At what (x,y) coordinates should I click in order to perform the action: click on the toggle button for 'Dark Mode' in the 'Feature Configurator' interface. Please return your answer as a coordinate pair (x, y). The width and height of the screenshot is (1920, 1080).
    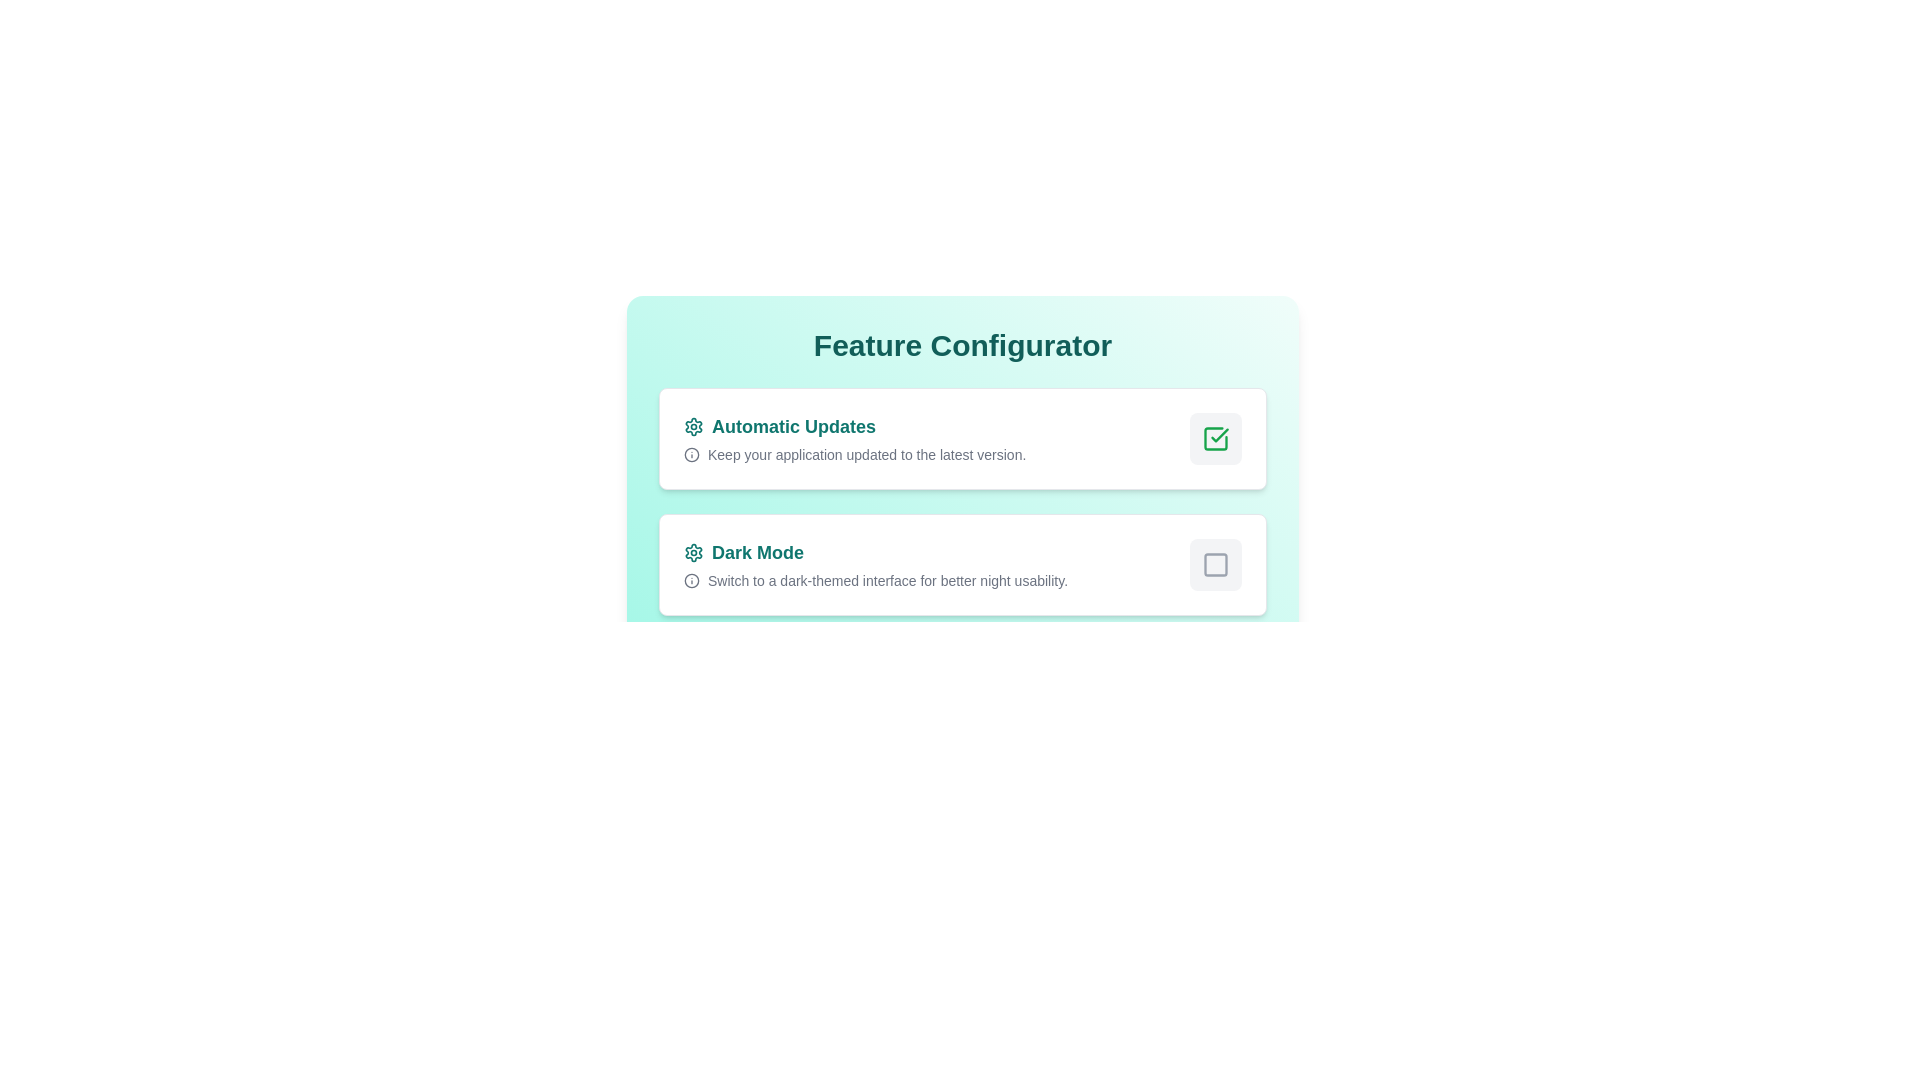
    Looking at the image, I should click on (1214, 564).